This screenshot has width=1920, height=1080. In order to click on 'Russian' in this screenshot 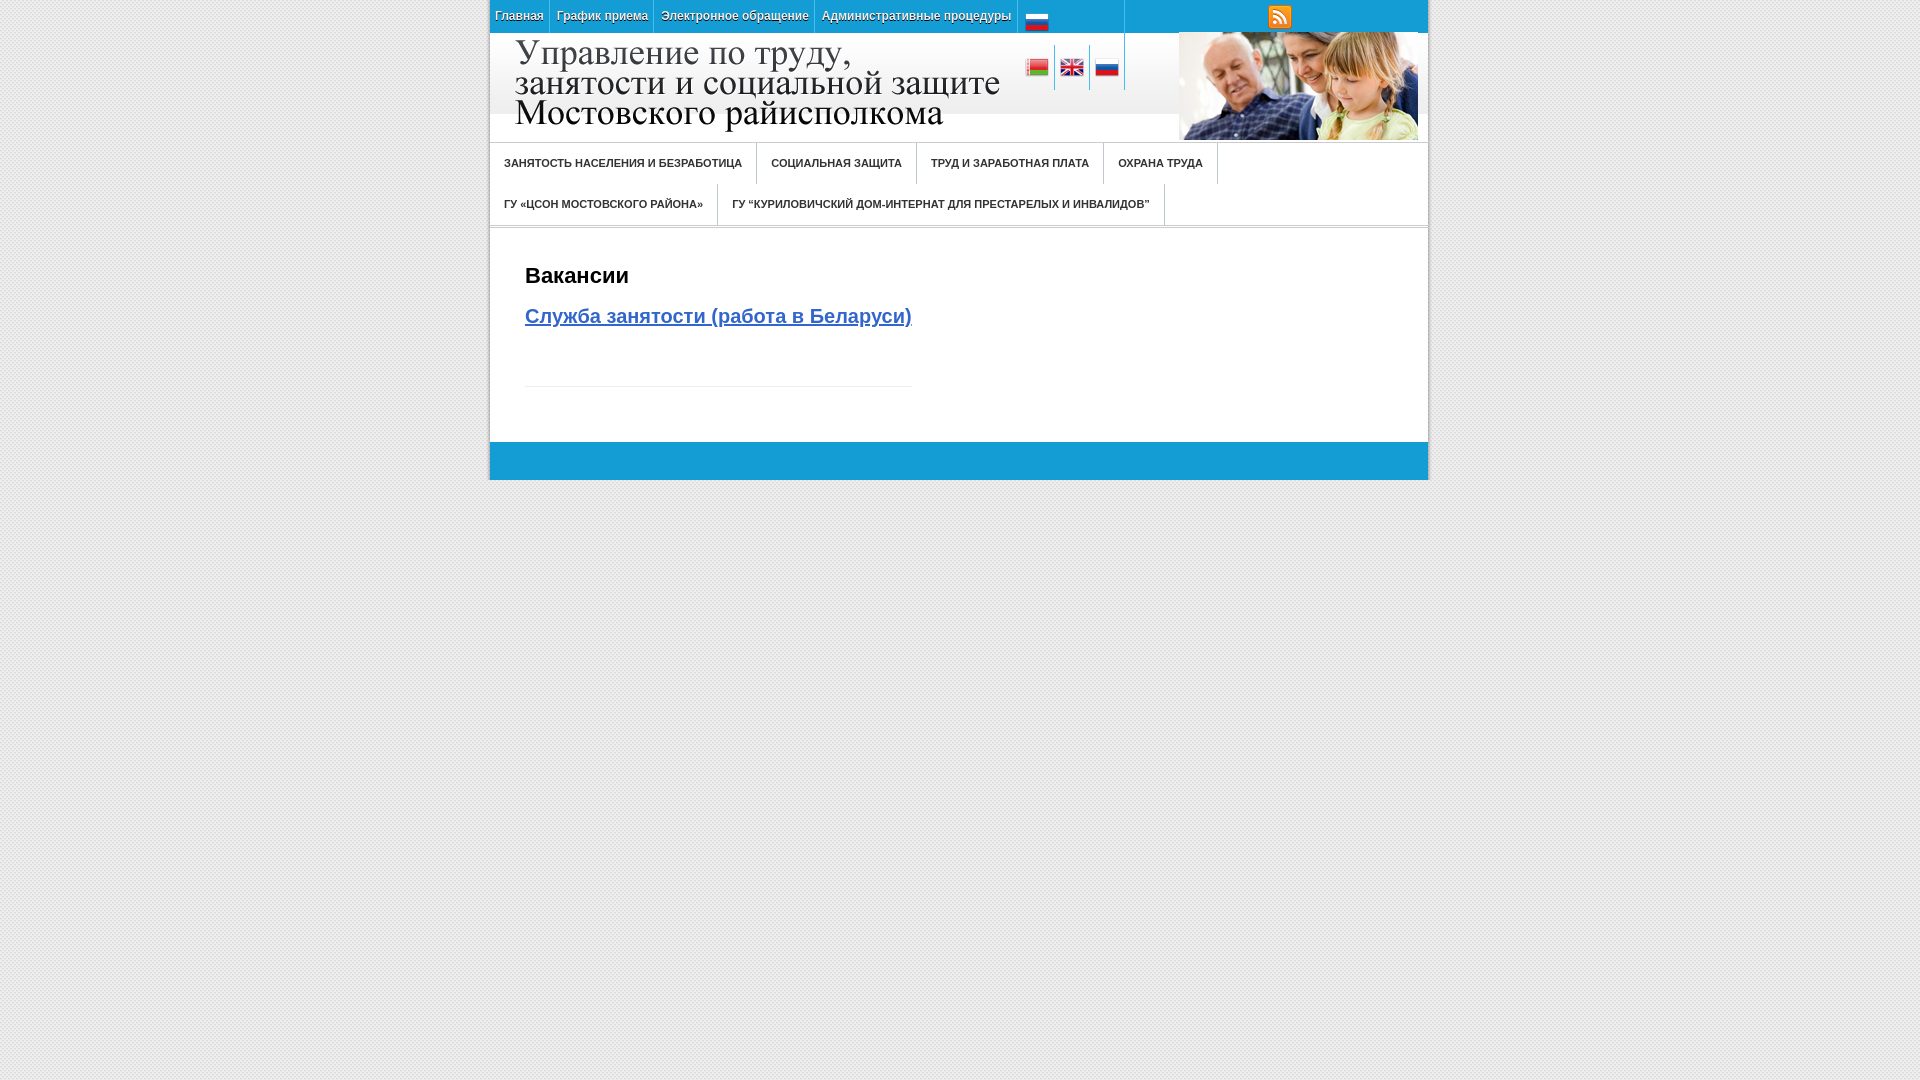, I will do `click(1071, 22)`.